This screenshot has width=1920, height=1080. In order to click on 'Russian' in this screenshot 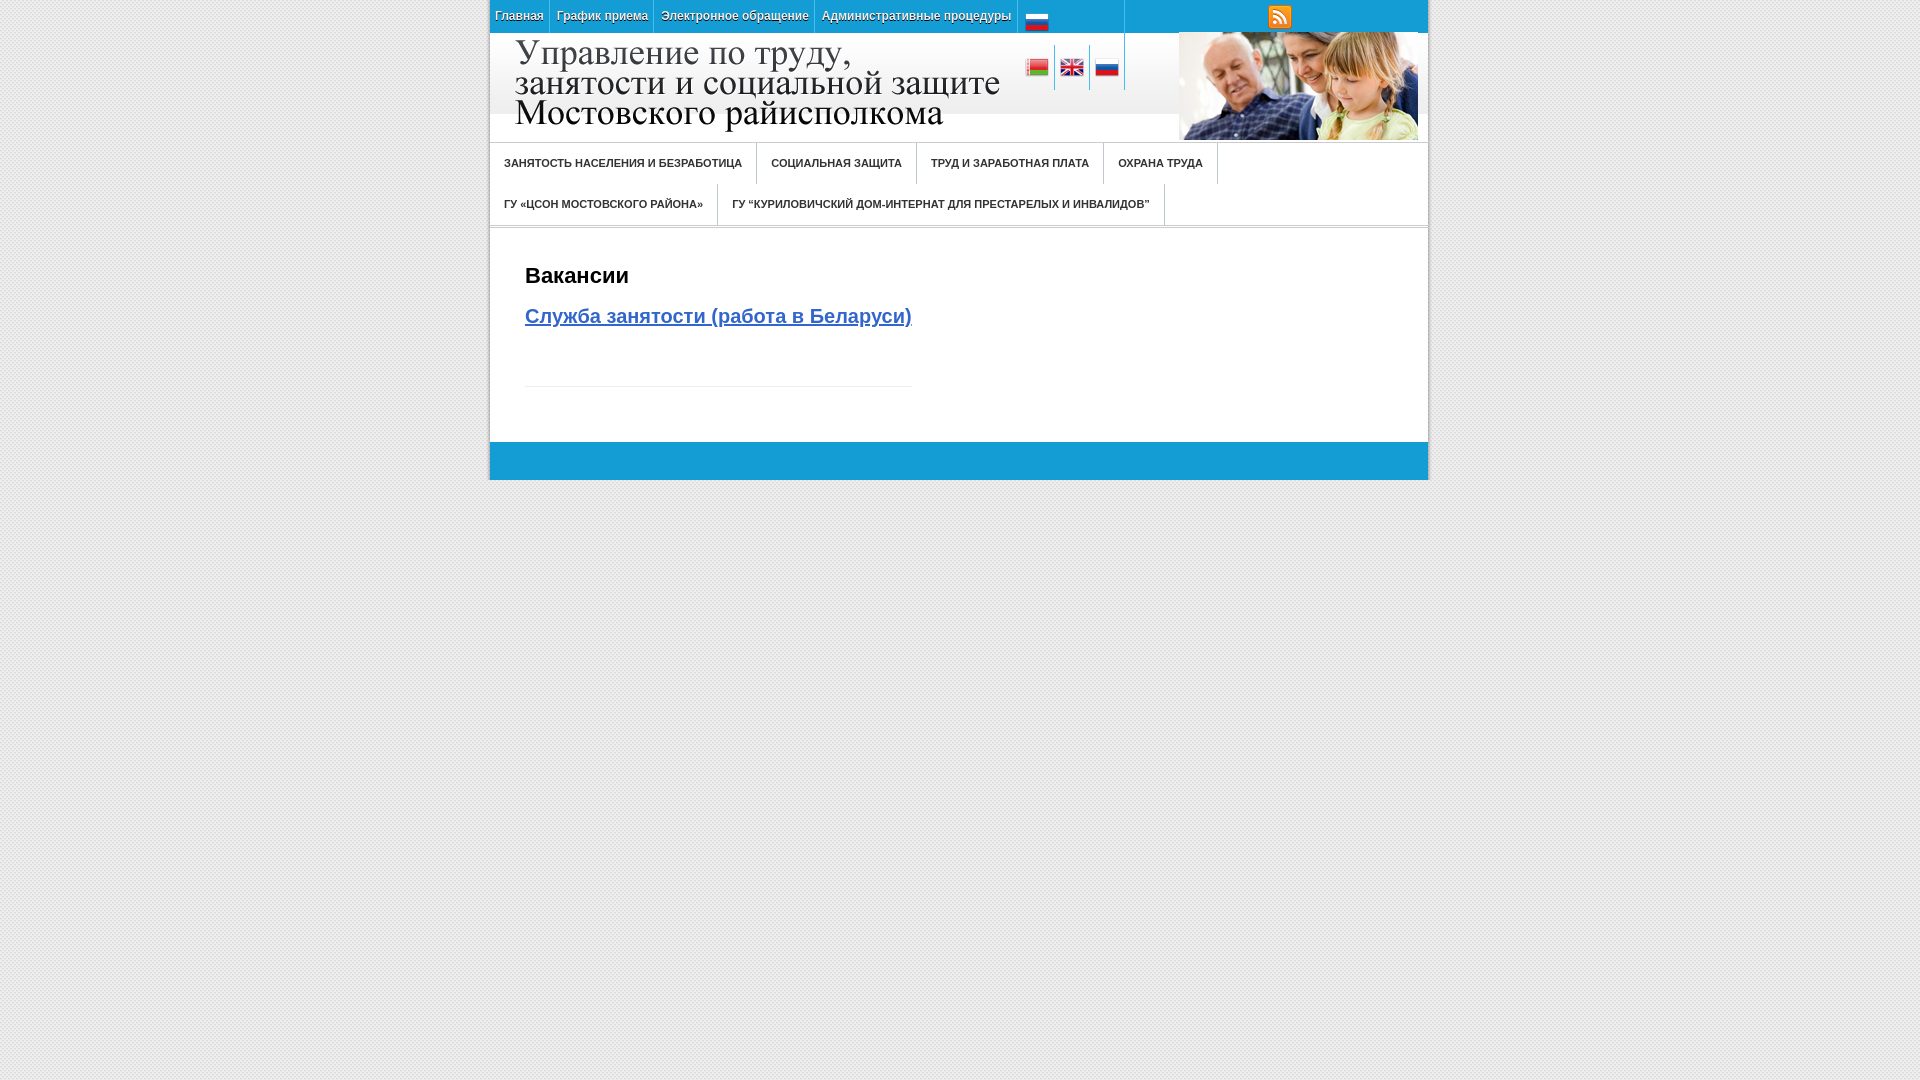, I will do `click(1071, 22)`.